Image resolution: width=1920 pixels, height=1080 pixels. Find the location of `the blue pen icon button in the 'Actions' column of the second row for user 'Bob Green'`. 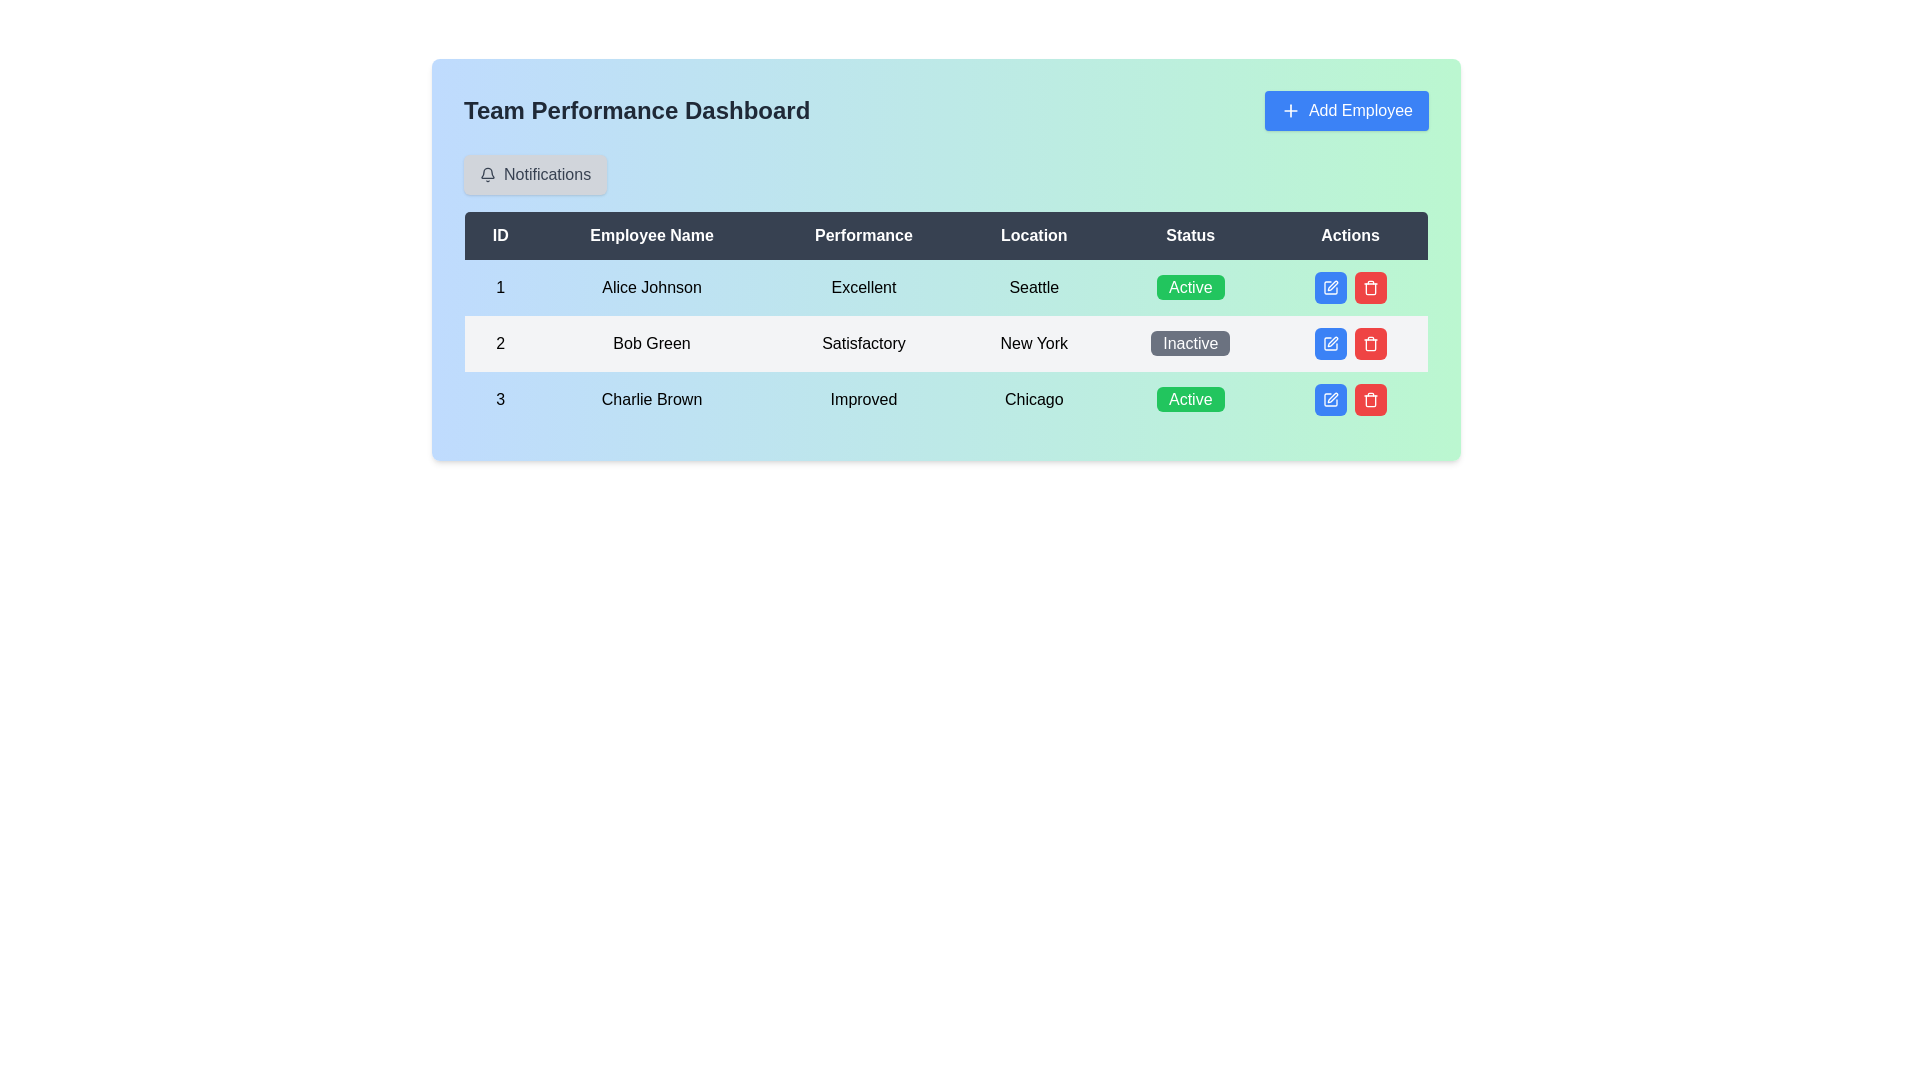

the blue pen icon button in the 'Actions' column of the second row for user 'Bob Green' is located at coordinates (1332, 285).